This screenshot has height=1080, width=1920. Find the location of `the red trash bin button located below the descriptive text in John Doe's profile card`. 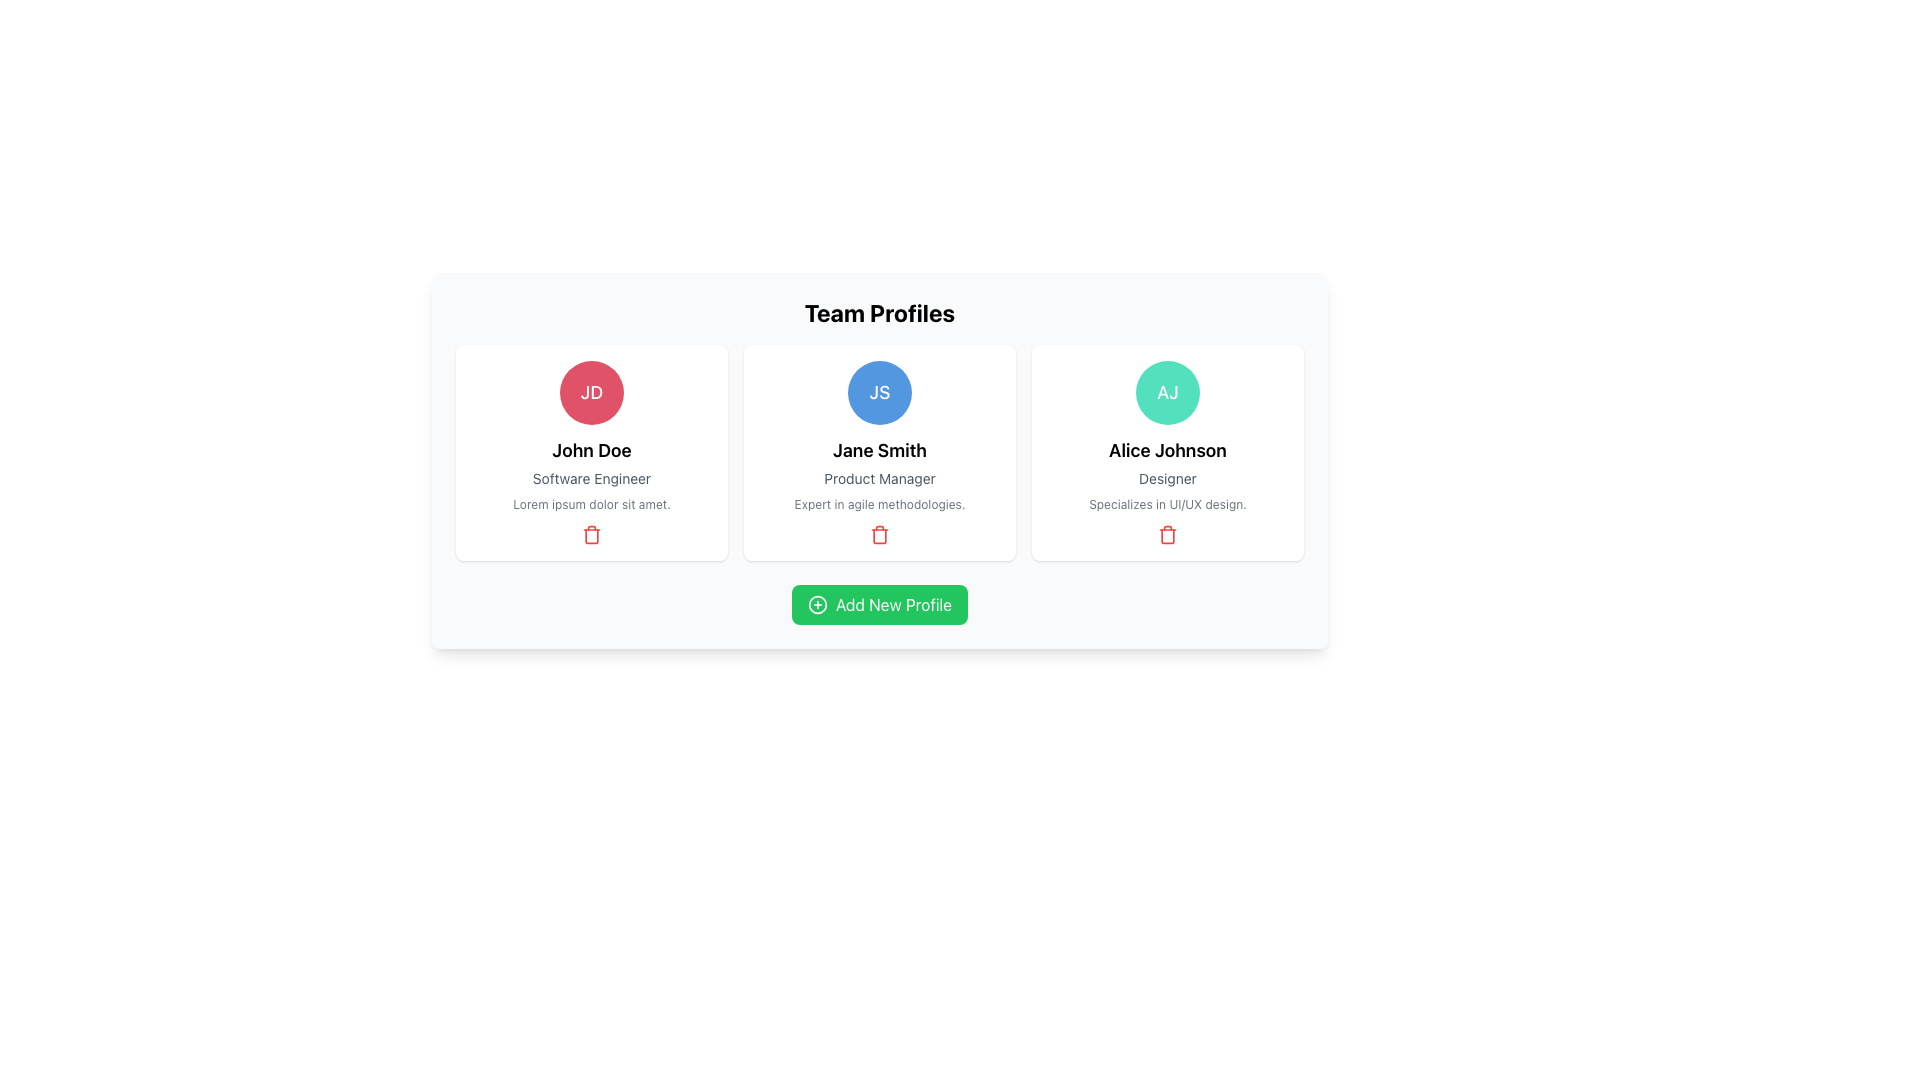

the red trash bin button located below the descriptive text in John Doe's profile card is located at coordinates (590, 534).